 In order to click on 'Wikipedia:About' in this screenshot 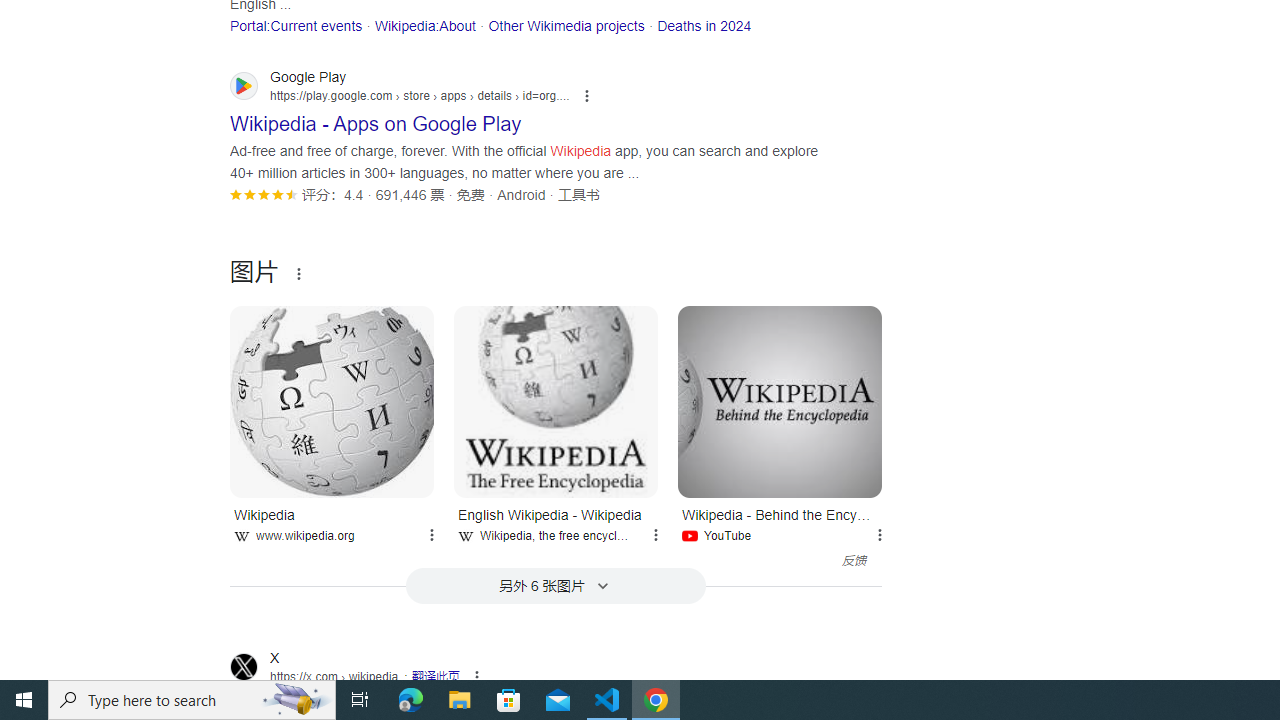, I will do `click(423, 25)`.